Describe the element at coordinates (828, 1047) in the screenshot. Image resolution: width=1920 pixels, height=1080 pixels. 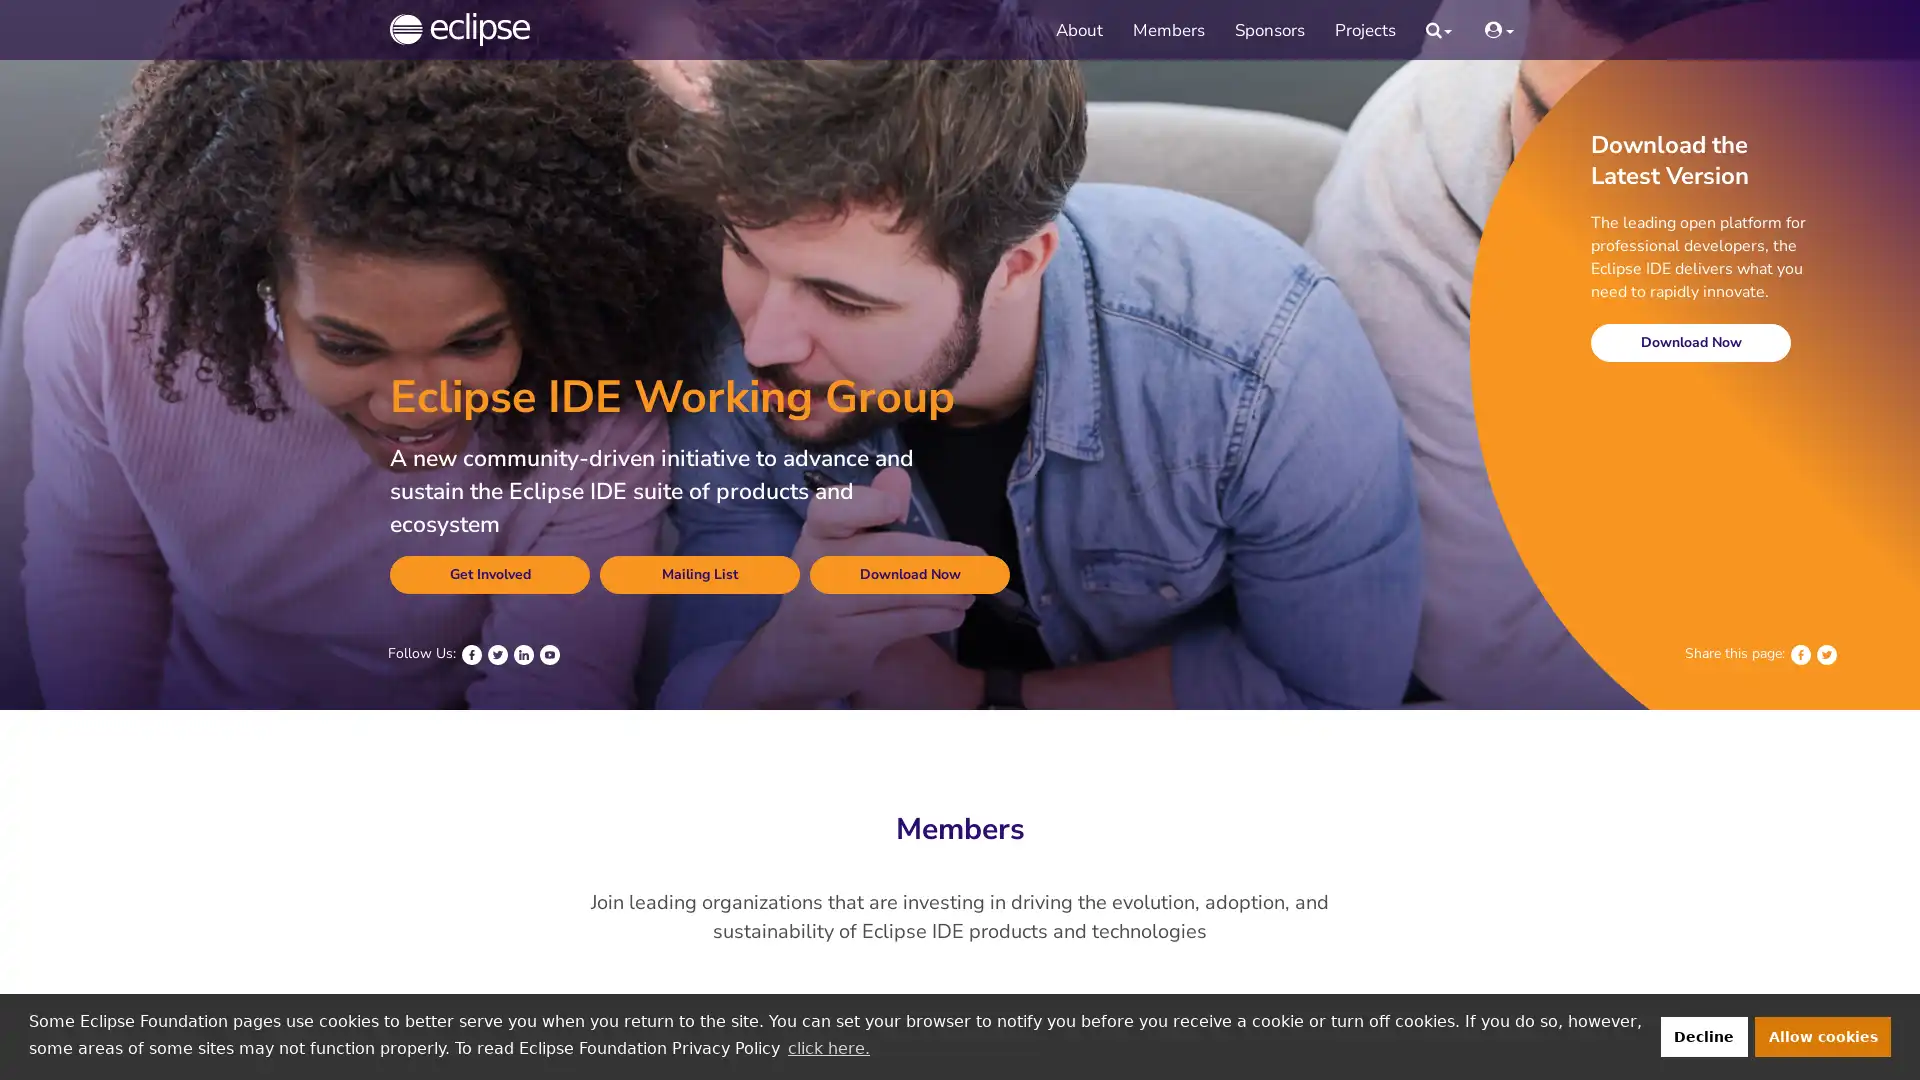
I see `learn more about cookies` at that location.